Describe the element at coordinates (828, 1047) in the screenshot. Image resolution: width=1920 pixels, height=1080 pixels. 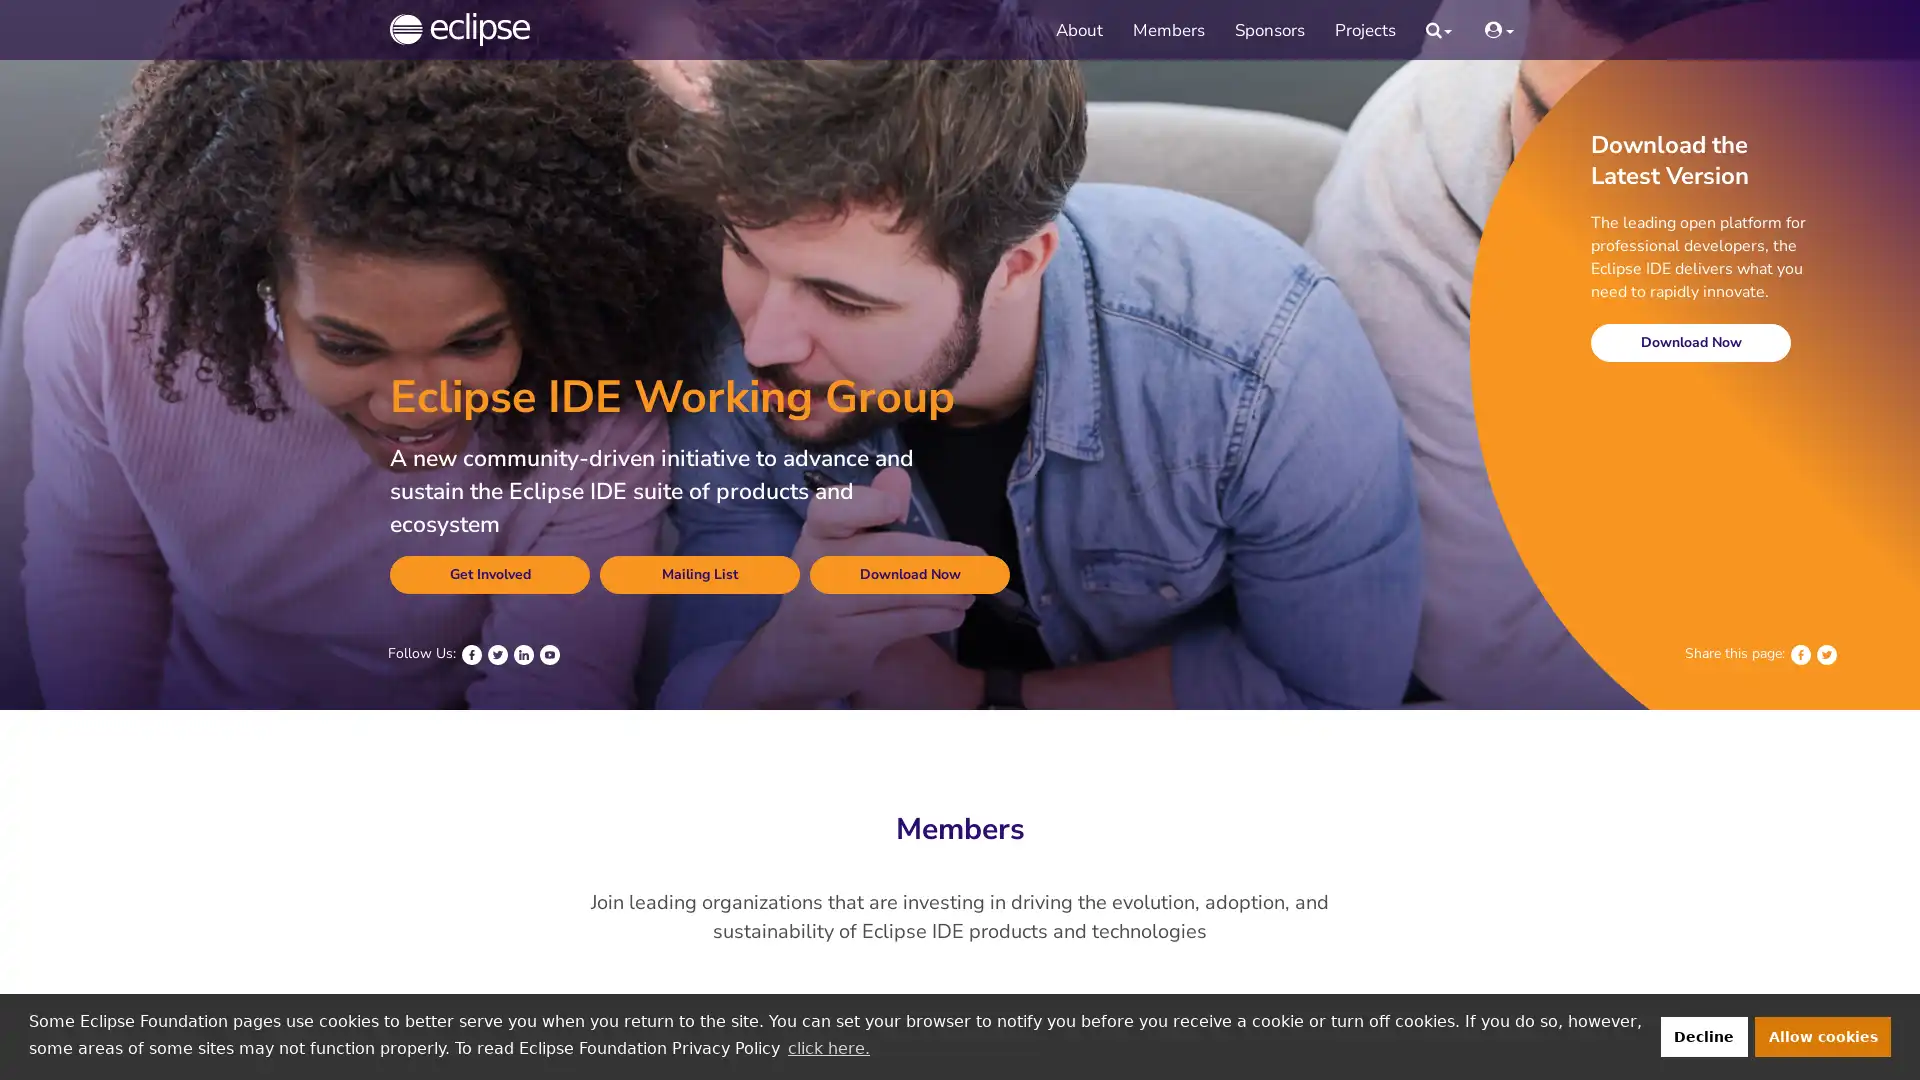
I see `learn more about cookies` at that location.